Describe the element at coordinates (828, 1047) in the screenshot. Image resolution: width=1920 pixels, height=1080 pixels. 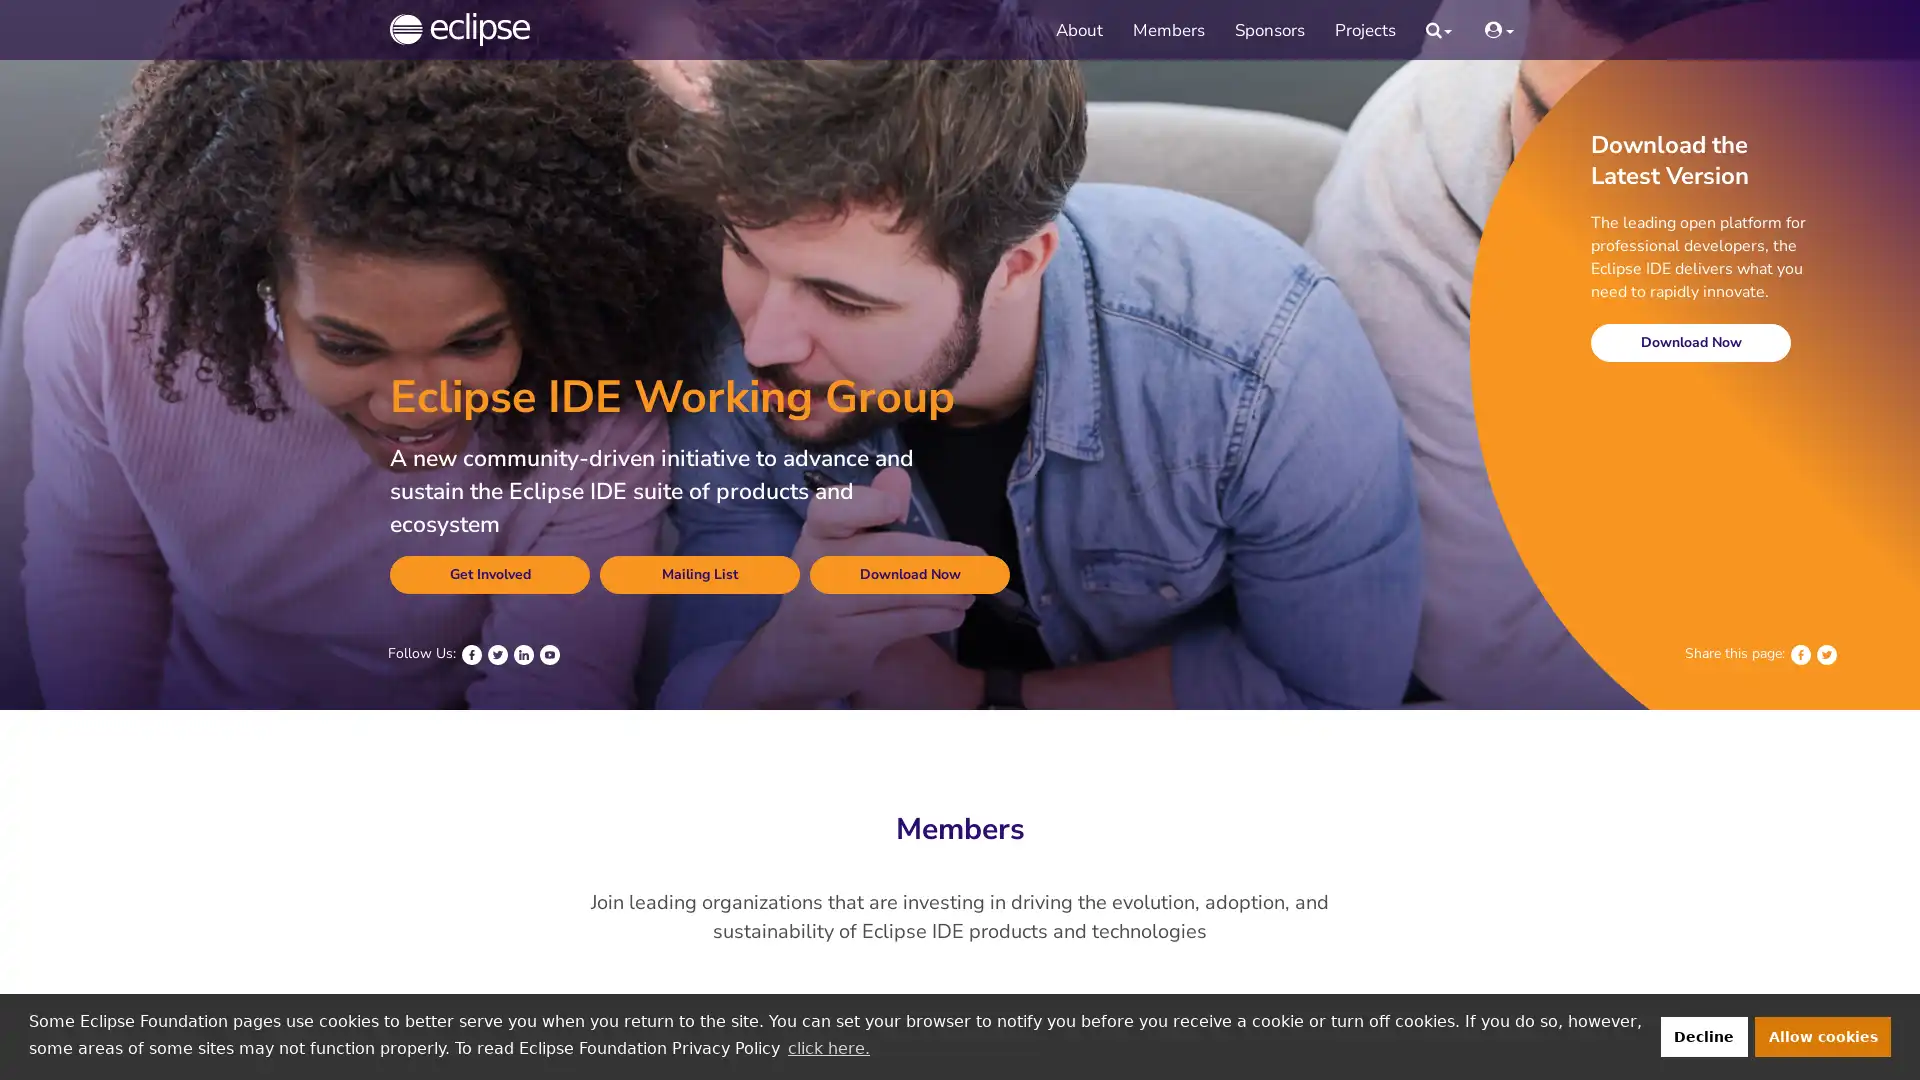
I see `learn more about cookies` at that location.